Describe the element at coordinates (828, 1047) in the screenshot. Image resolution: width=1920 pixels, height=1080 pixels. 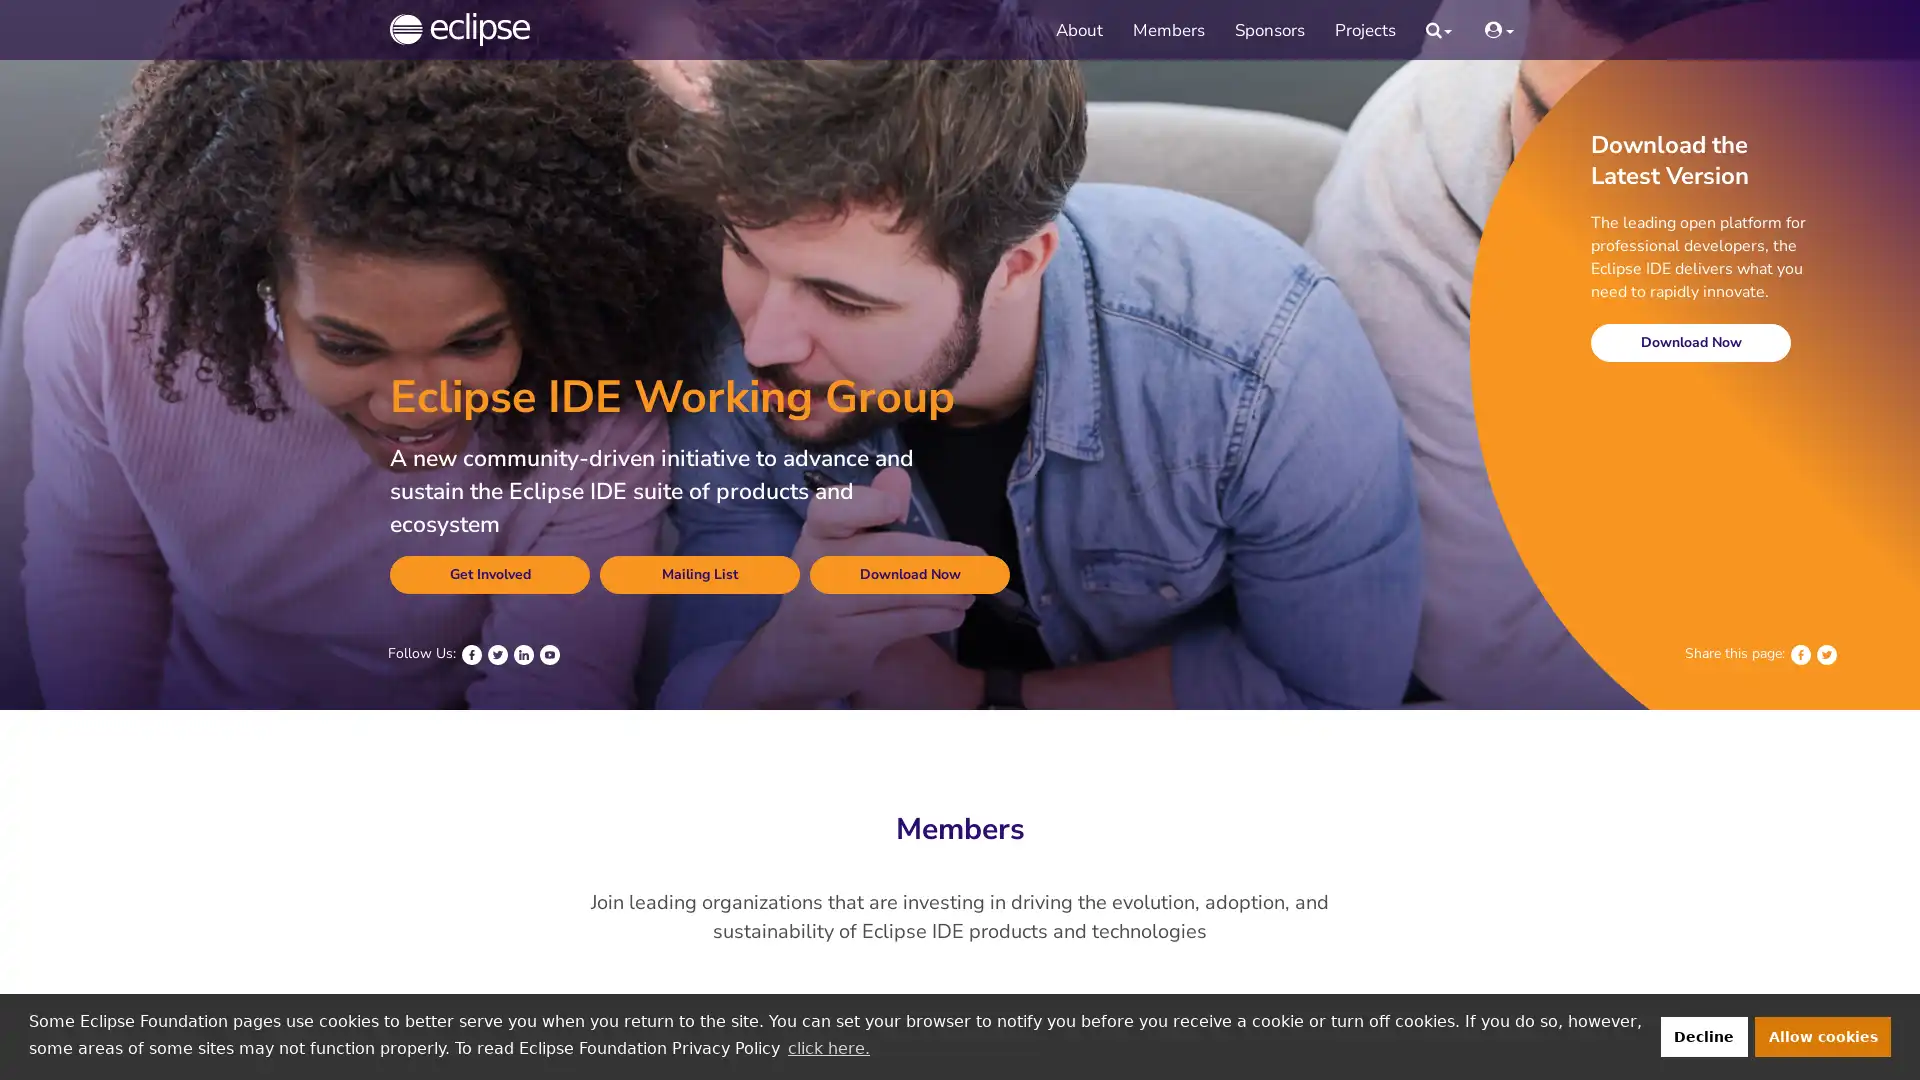
I see `learn more about cookies` at that location.